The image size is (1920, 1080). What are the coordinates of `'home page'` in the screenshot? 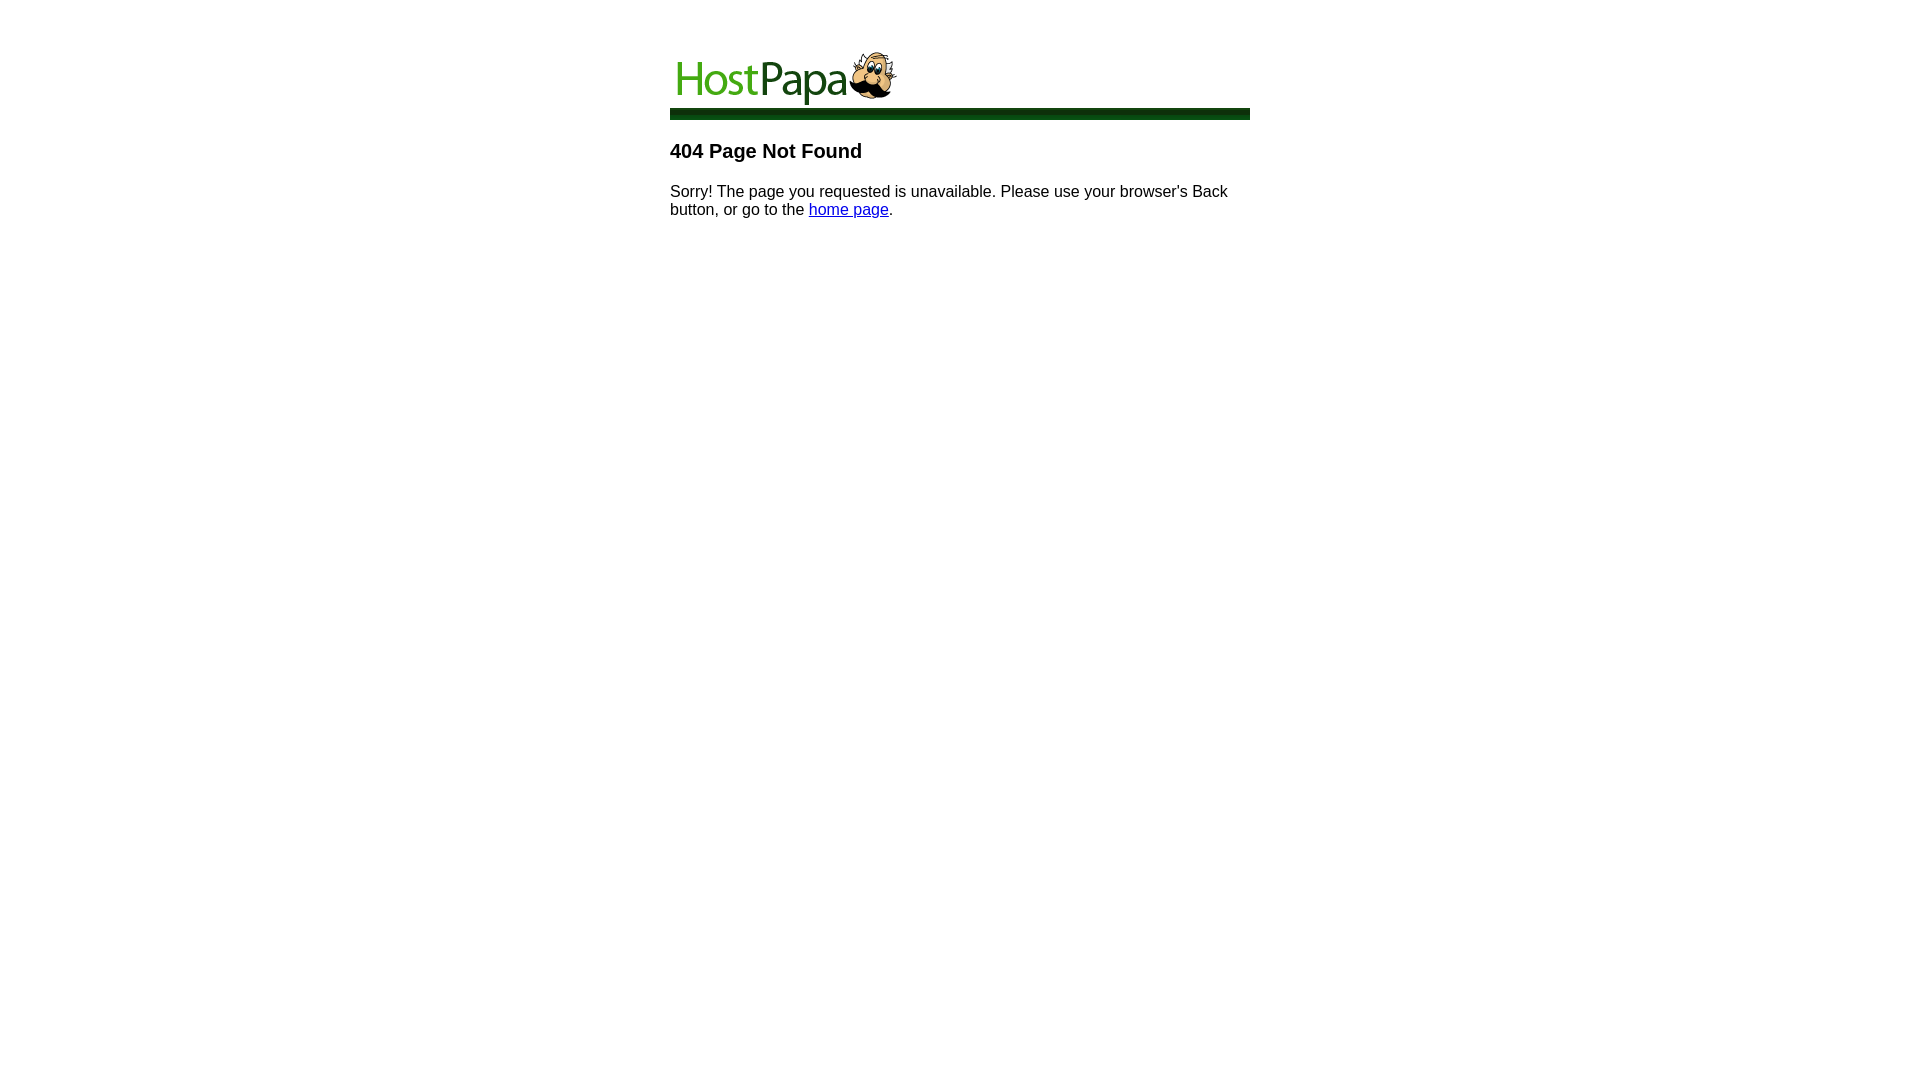 It's located at (849, 209).